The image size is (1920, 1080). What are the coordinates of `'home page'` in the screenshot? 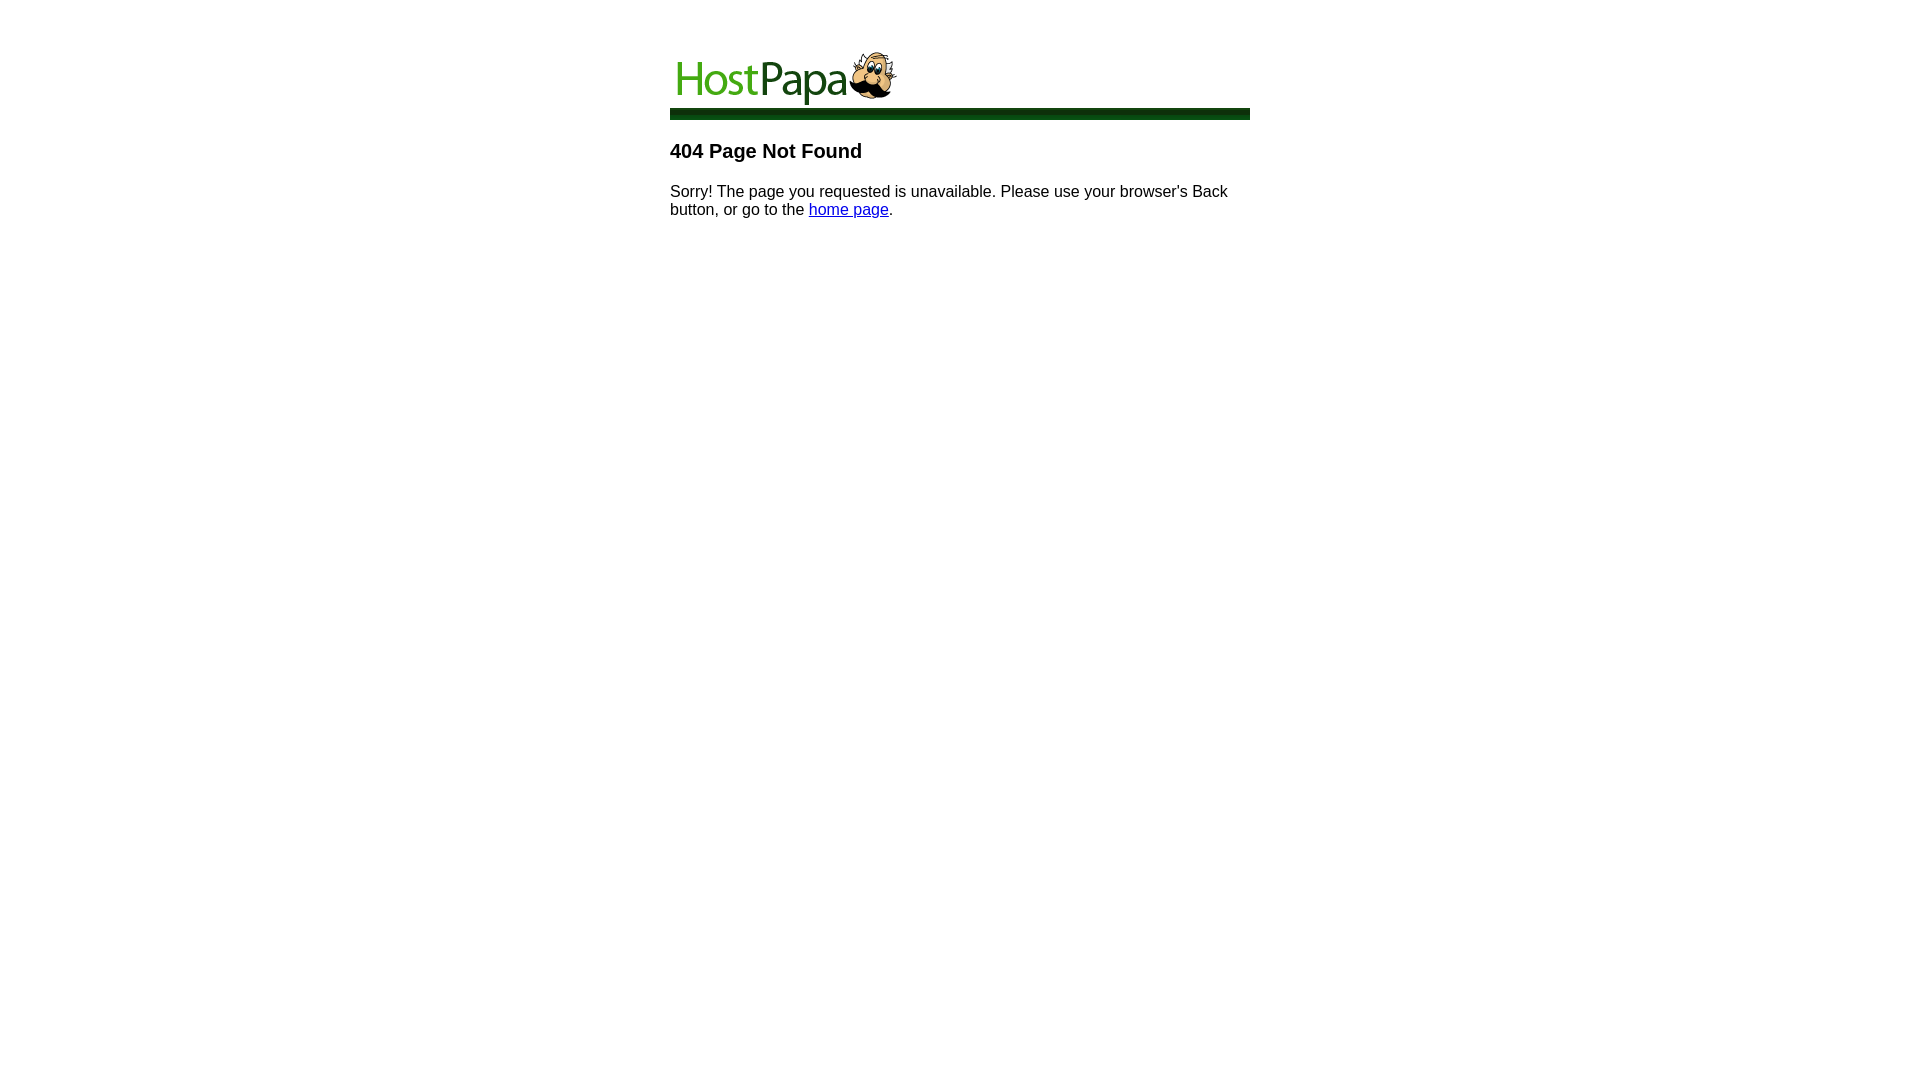 It's located at (849, 209).